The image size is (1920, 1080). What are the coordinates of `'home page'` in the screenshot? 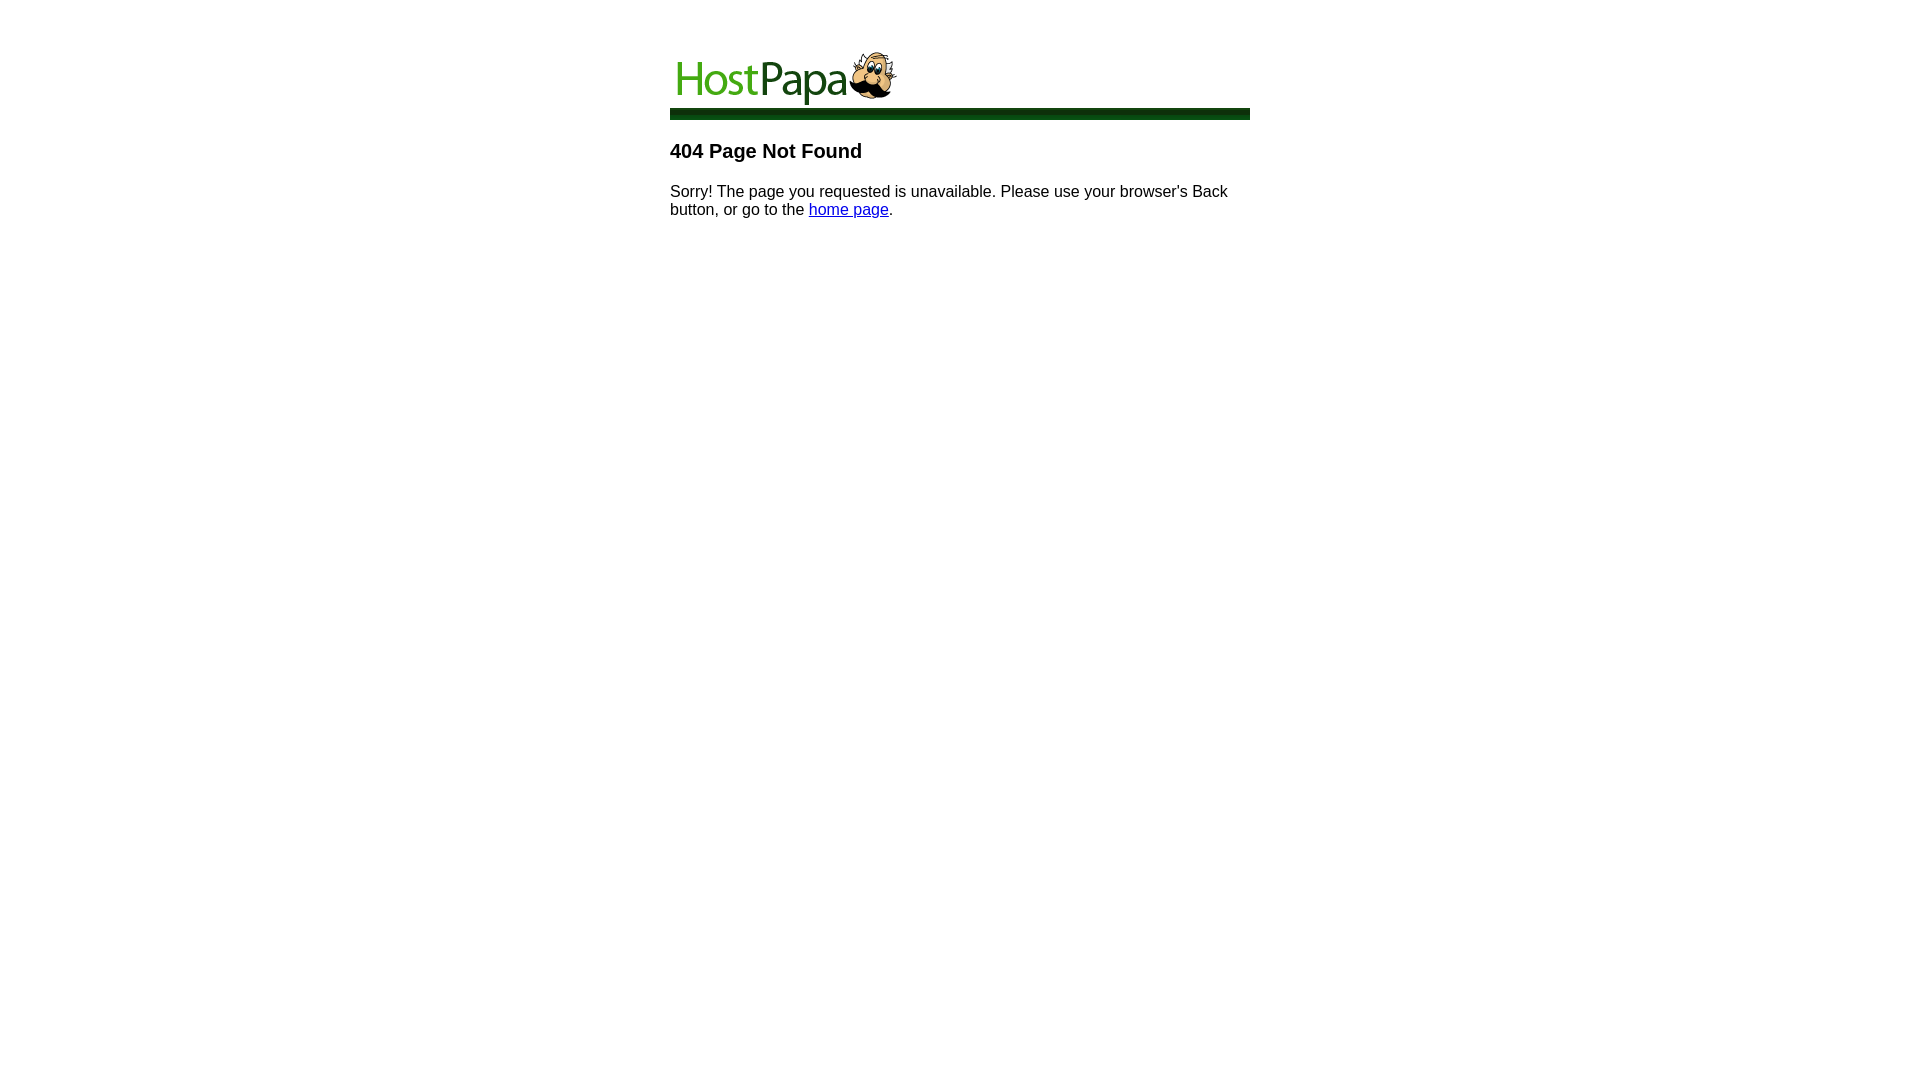 It's located at (849, 209).